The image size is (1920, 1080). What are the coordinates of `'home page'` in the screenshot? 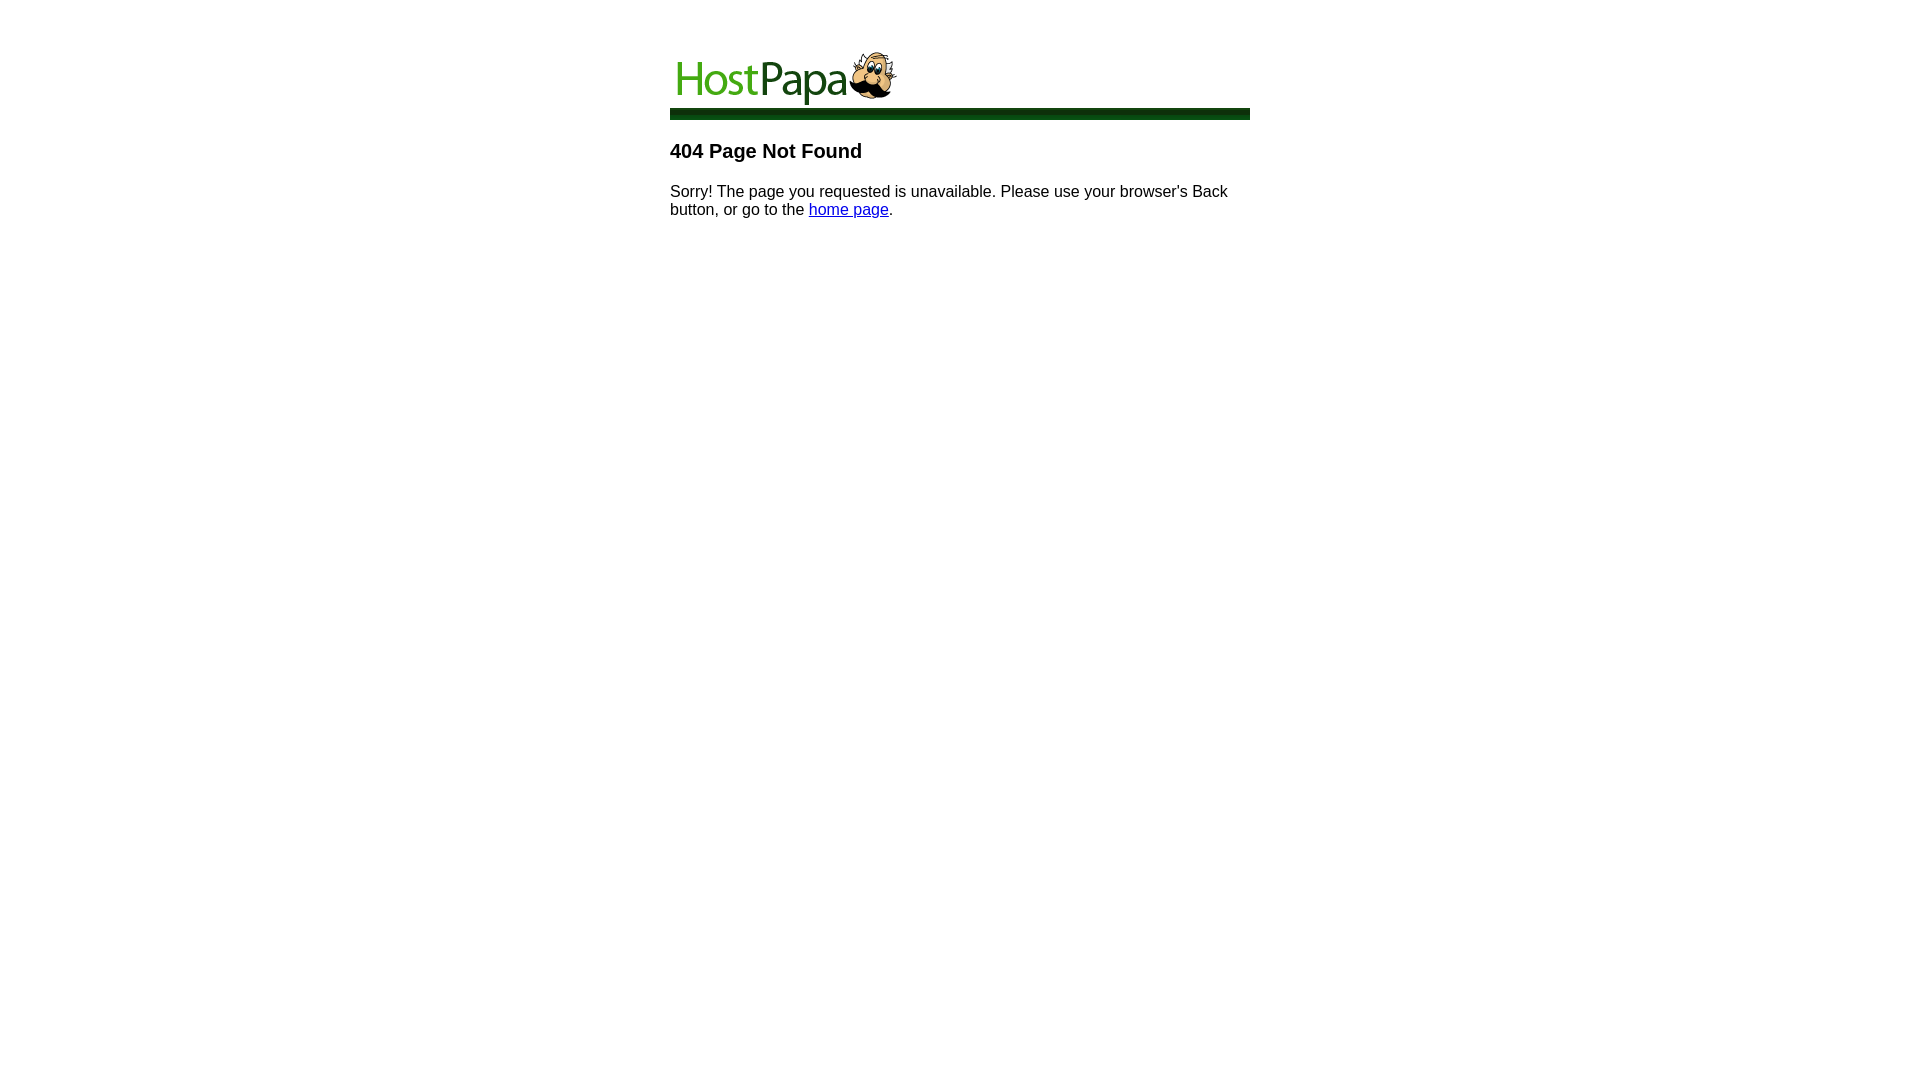 It's located at (849, 209).